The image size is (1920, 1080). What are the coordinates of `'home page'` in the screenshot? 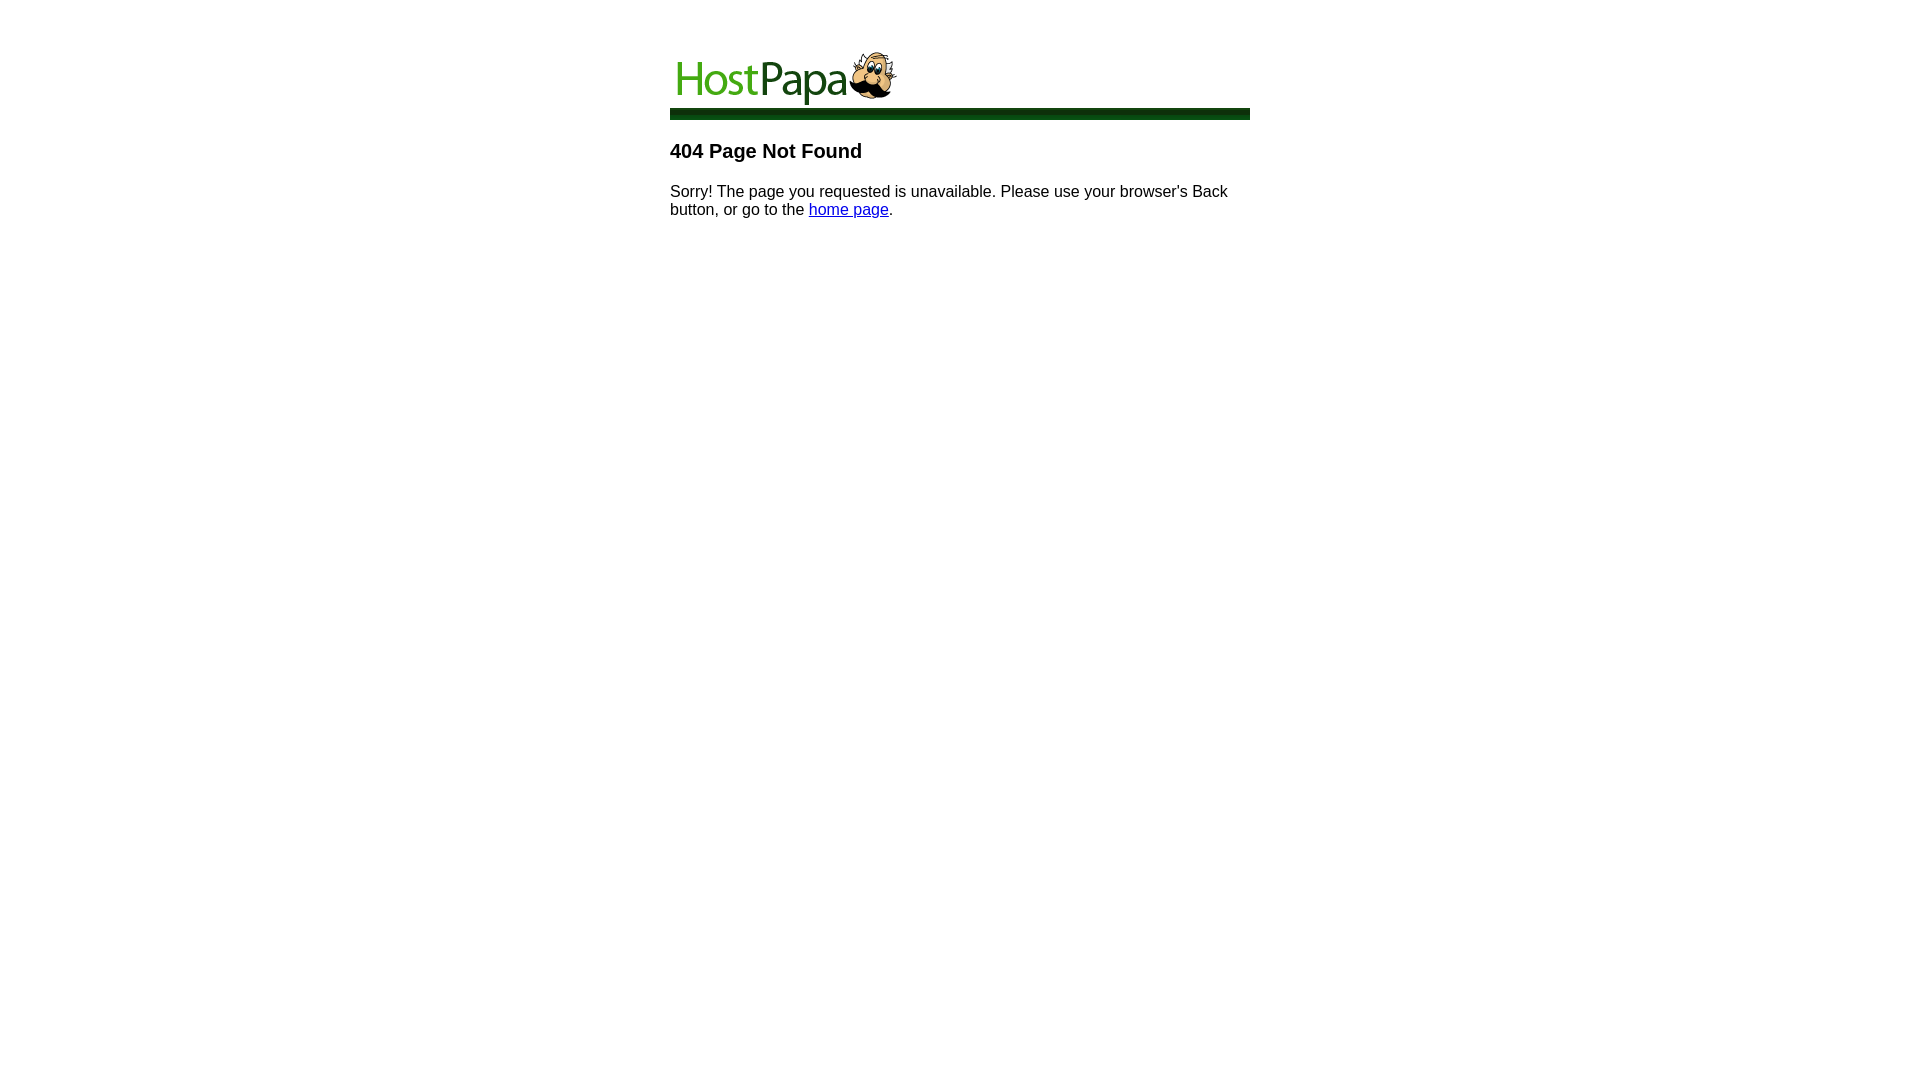 It's located at (849, 209).